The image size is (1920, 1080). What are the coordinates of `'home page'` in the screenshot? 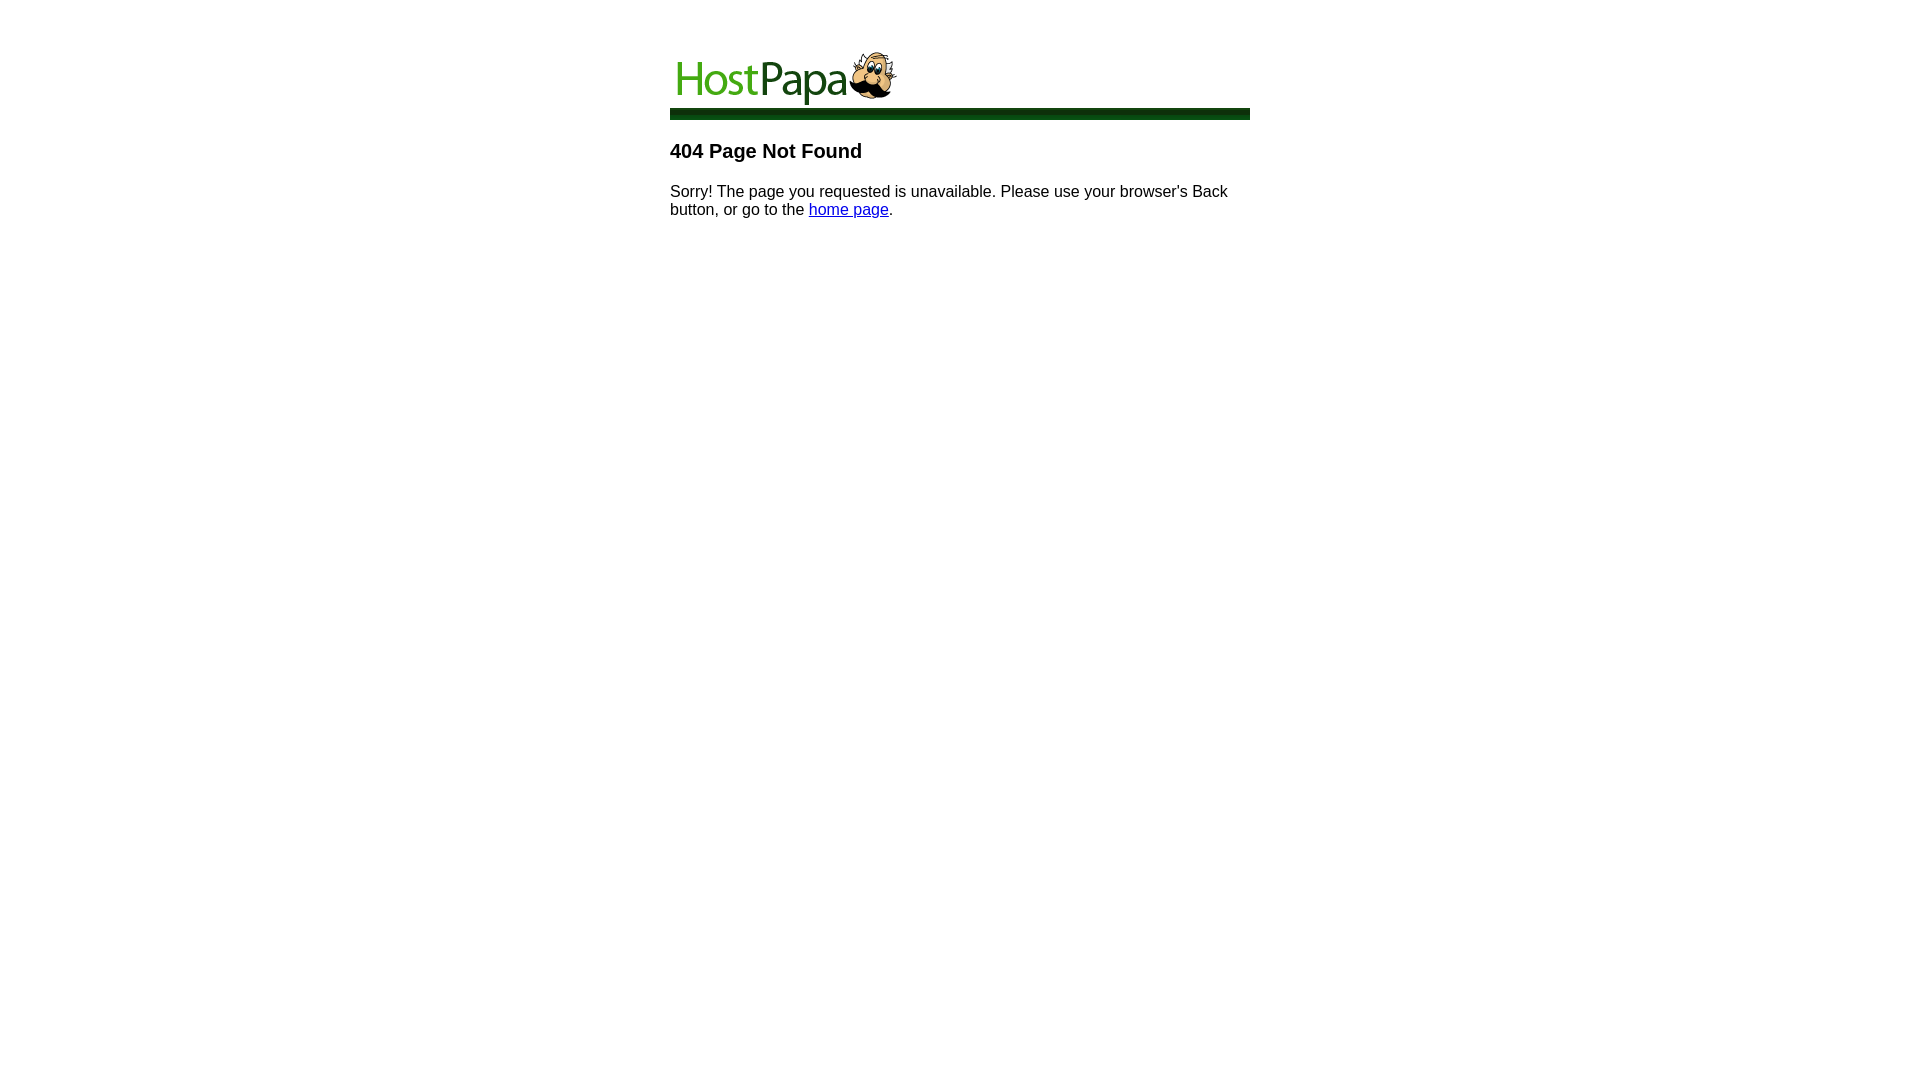 It's located at (849, 209).